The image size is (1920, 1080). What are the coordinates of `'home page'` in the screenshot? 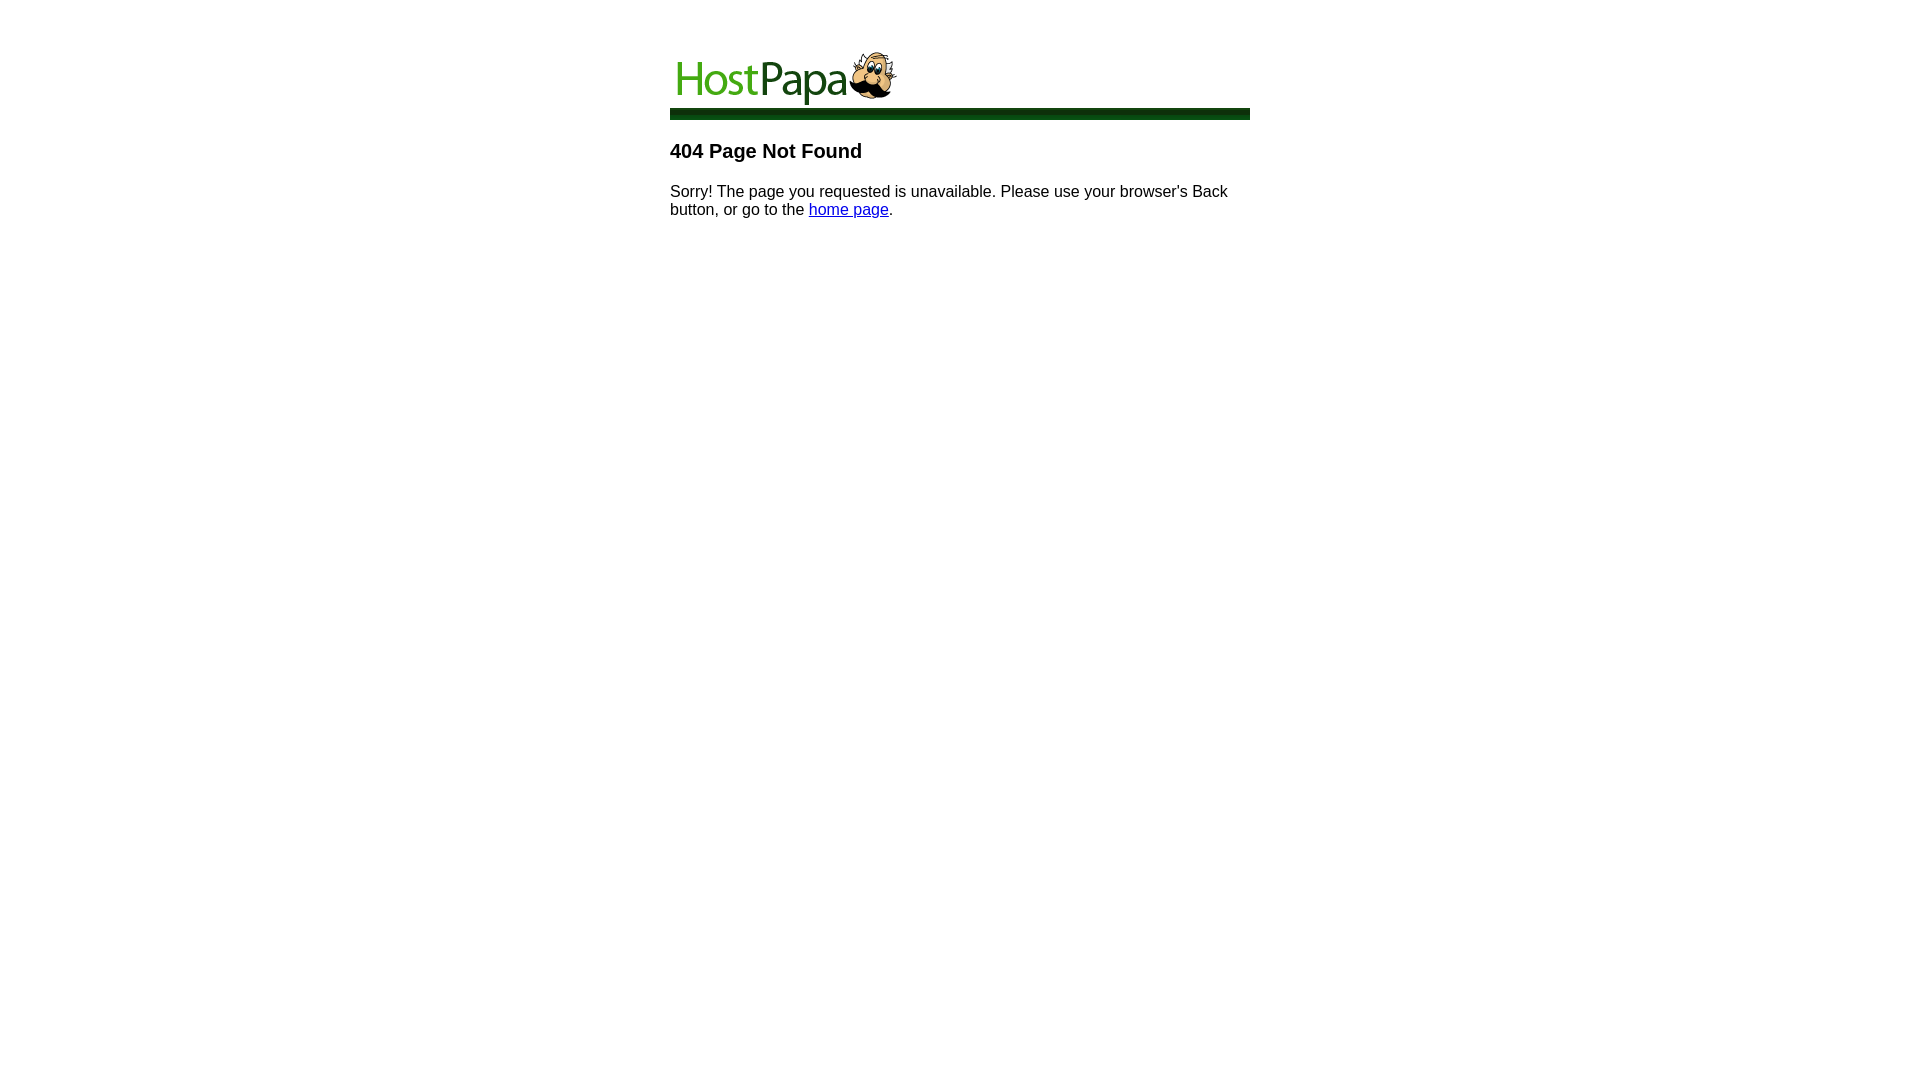 It's located at (849, 209).